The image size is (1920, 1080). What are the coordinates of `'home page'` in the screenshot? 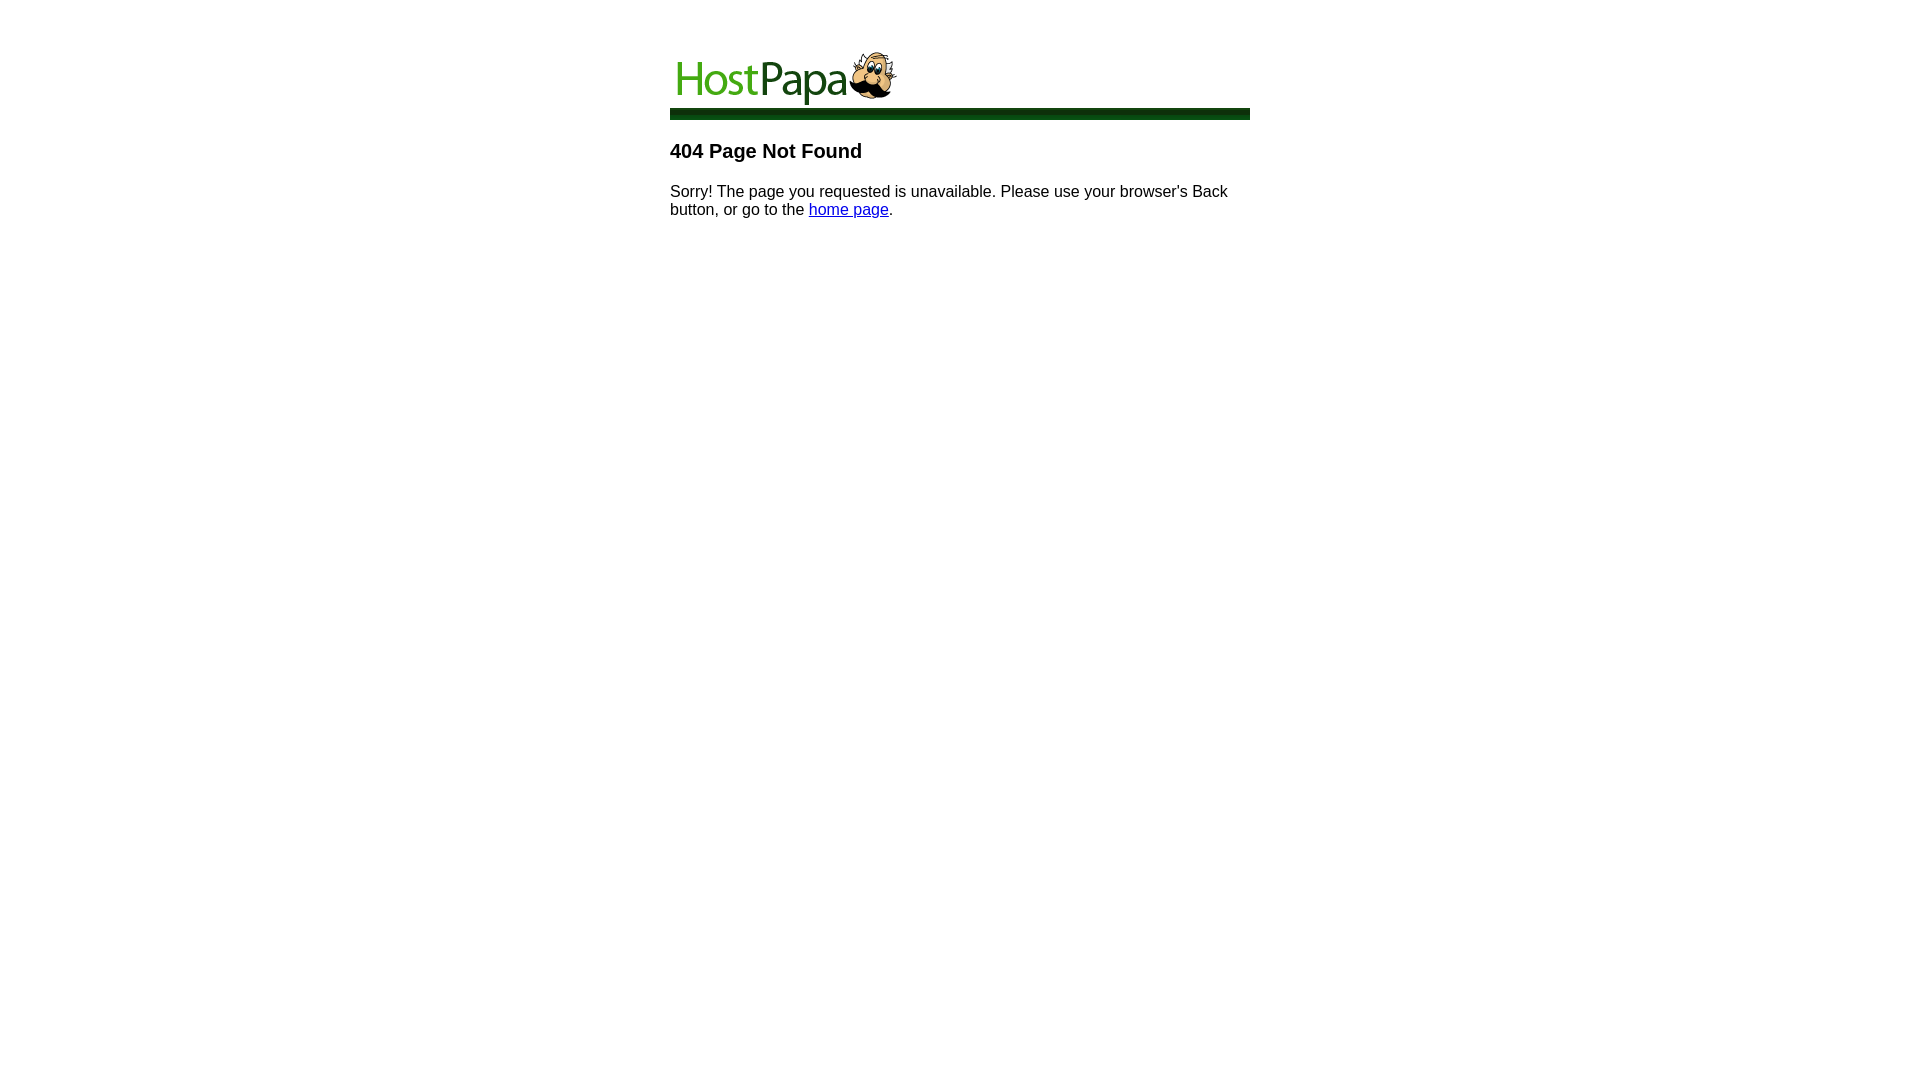 It's located at (849, 209).